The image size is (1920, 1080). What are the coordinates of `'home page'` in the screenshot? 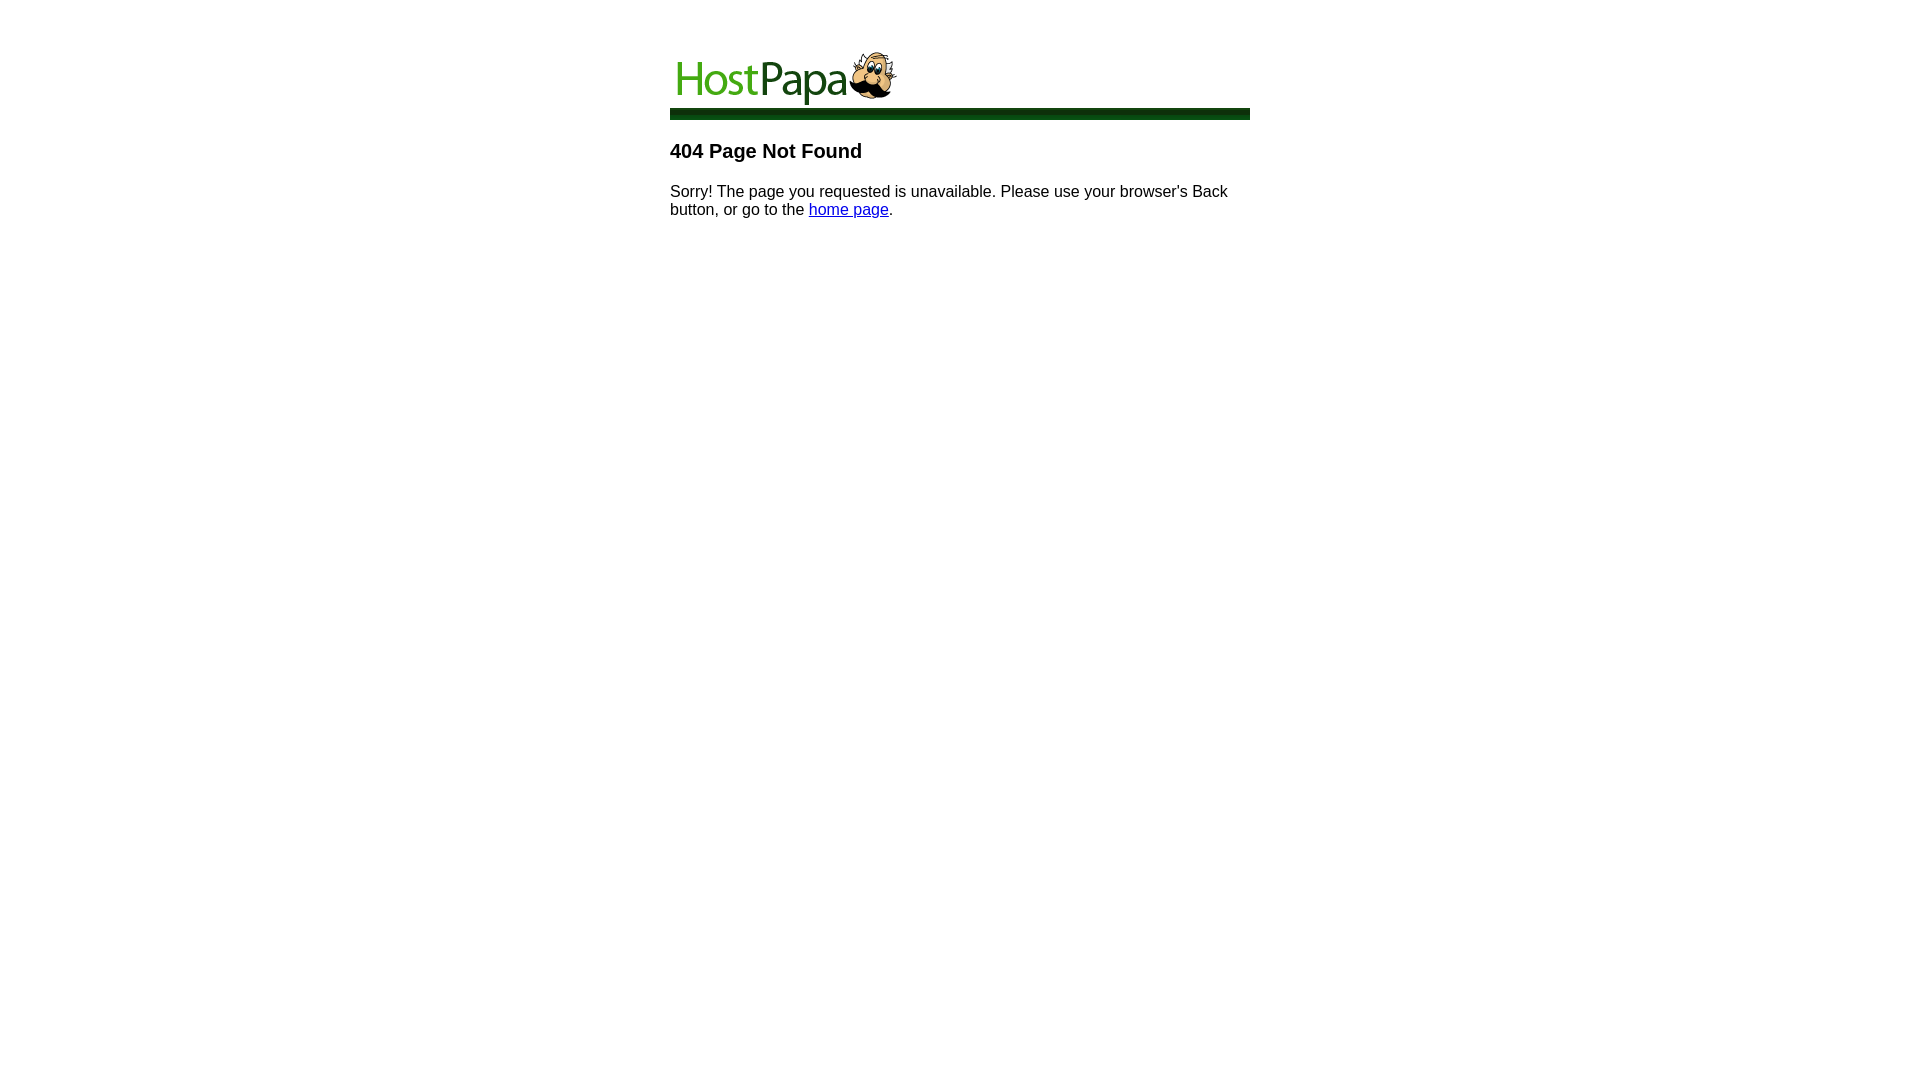 It's located at (849, 209).